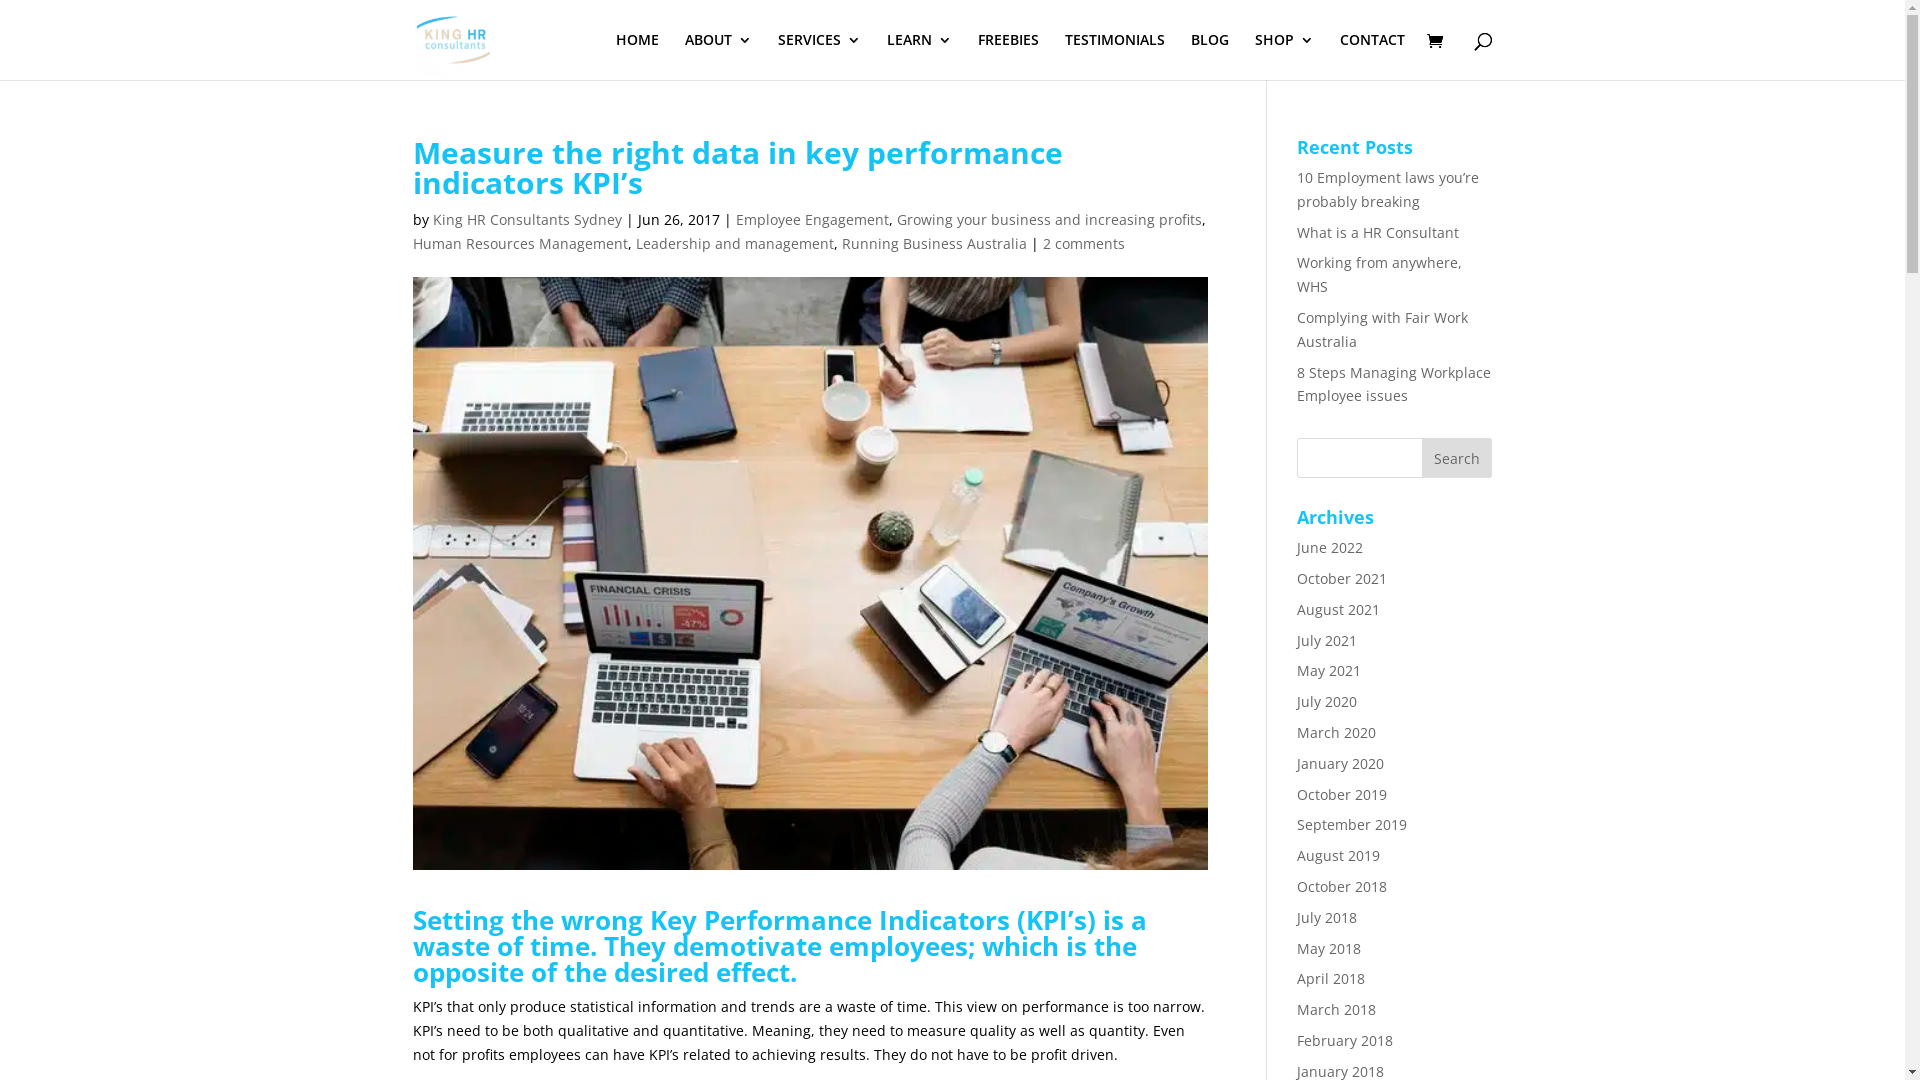 This screenshot has height=1080, width=1920. I want to click on 'August 2019', so click(1338, 855).